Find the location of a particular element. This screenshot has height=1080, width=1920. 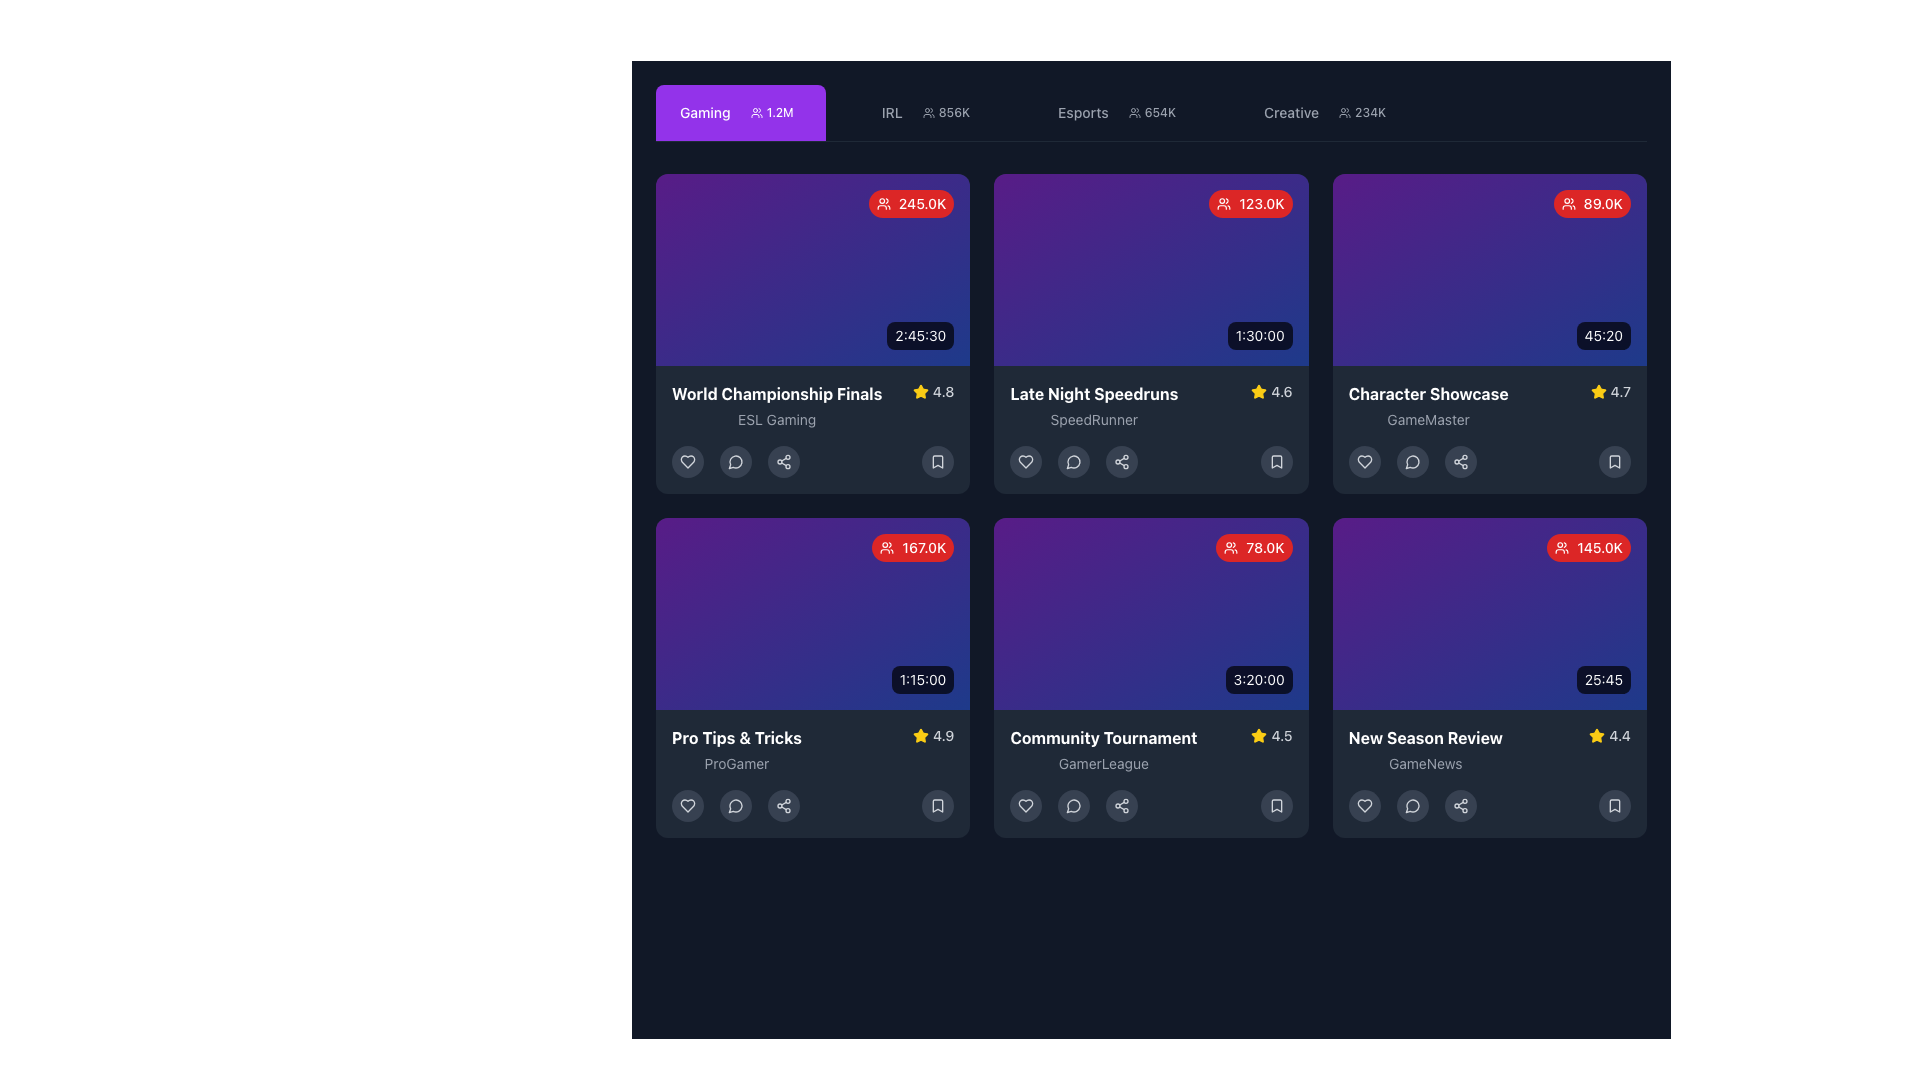

the circular share button with a gray background and a white icon inside, located in the bottom row of the 'Community Tournament' card under 'GamerLeague' is located at coordinates (1122, 805).